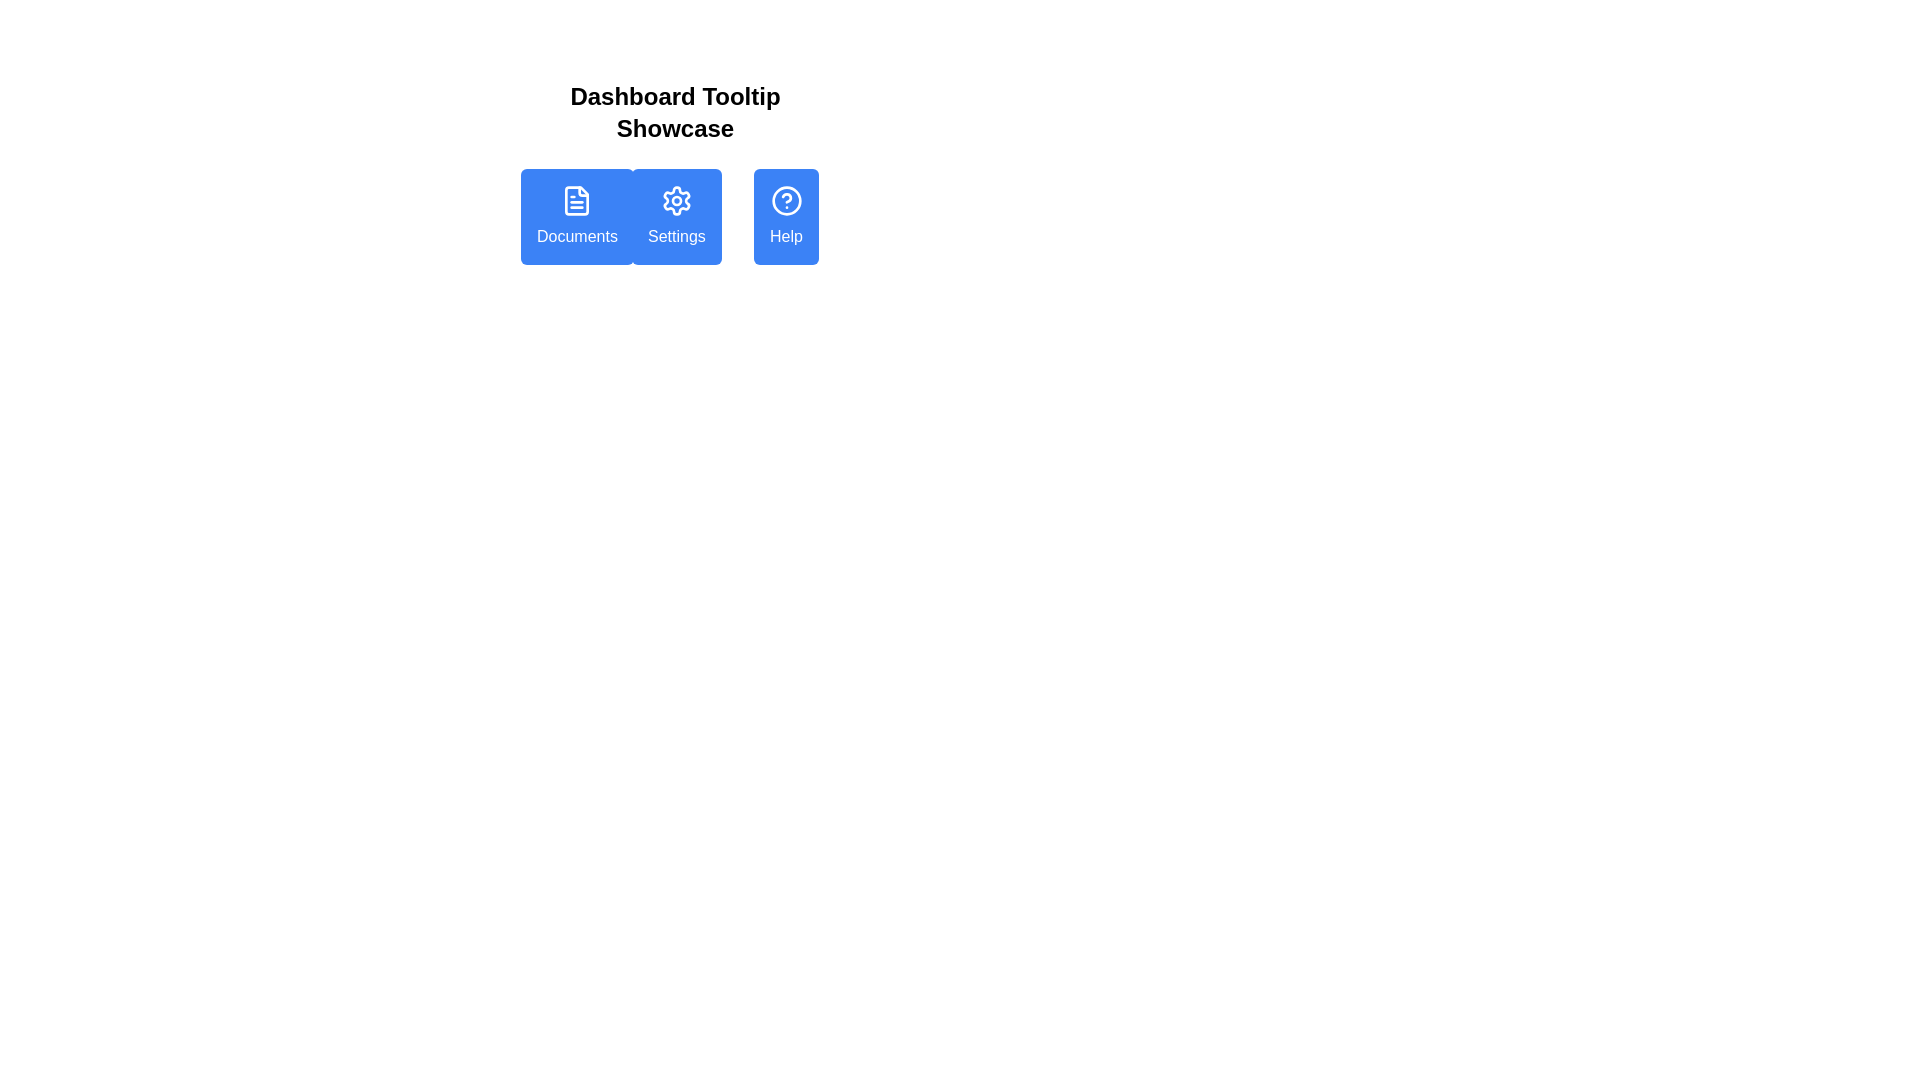  Describe the element at coordinates (576, 216) in the screenshot. I see `the first button in the row of buttons located beneath the 'Dashboard Tooltip Showcase' heading` at that location.